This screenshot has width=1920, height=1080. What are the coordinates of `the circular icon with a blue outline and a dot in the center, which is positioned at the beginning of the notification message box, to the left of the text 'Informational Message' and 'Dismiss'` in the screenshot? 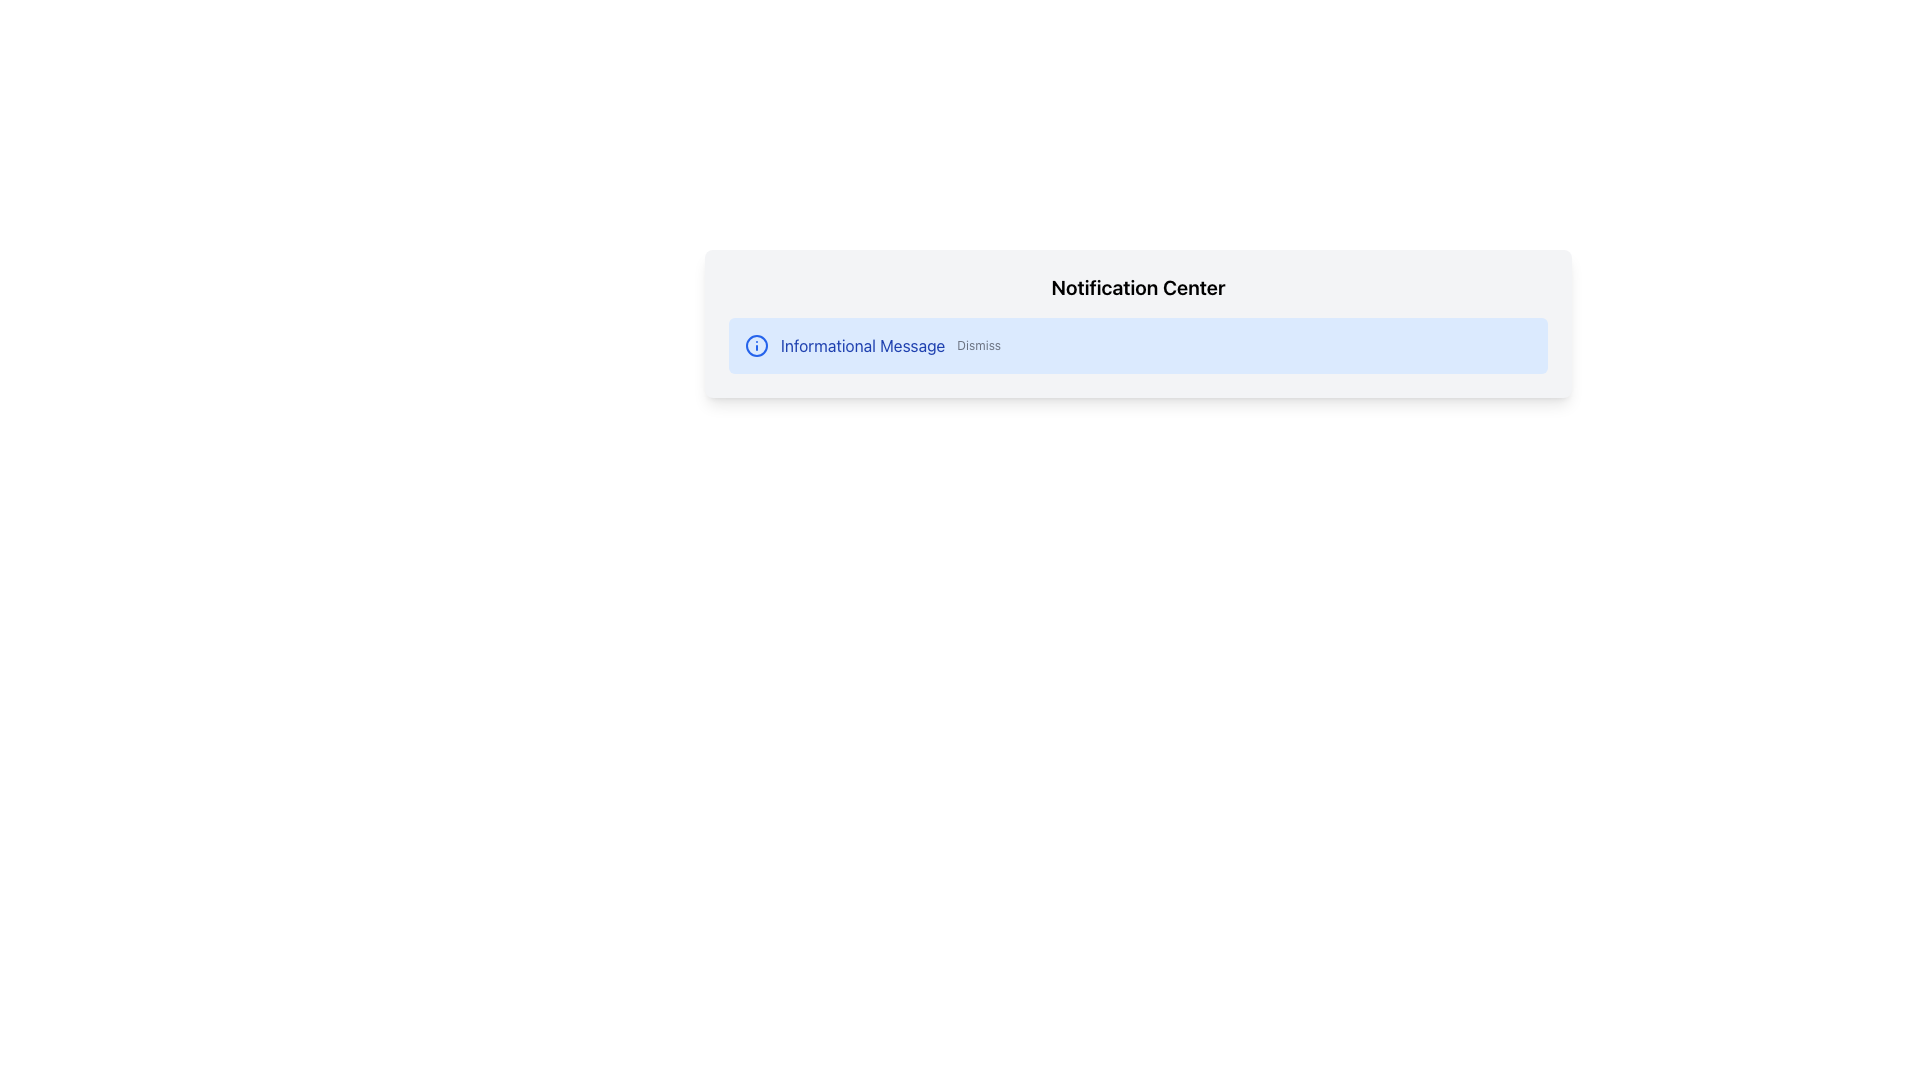 It's located at (756, 345).